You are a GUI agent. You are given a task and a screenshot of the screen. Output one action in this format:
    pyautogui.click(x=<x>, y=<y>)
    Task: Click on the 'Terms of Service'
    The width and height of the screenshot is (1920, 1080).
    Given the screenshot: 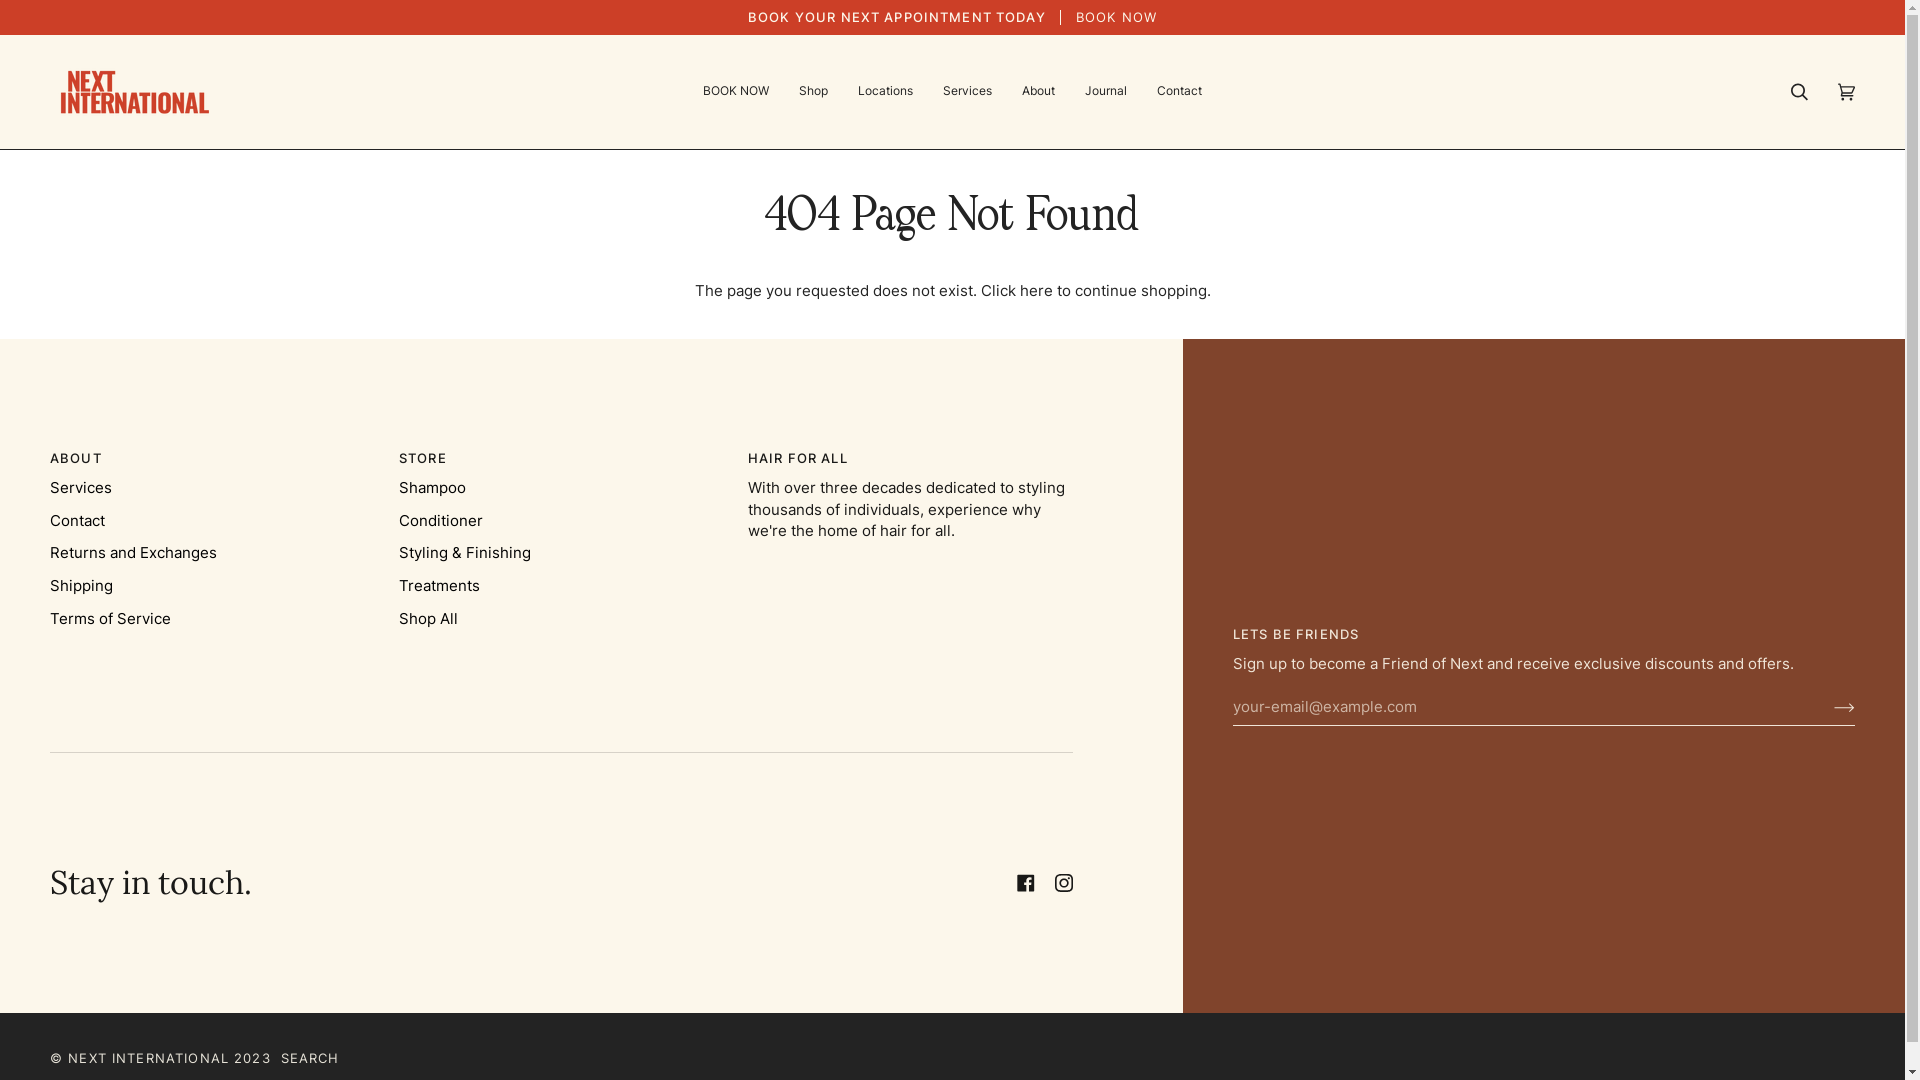 What is the action you would take?
    pyautogui.click(x=109, y=617)
    